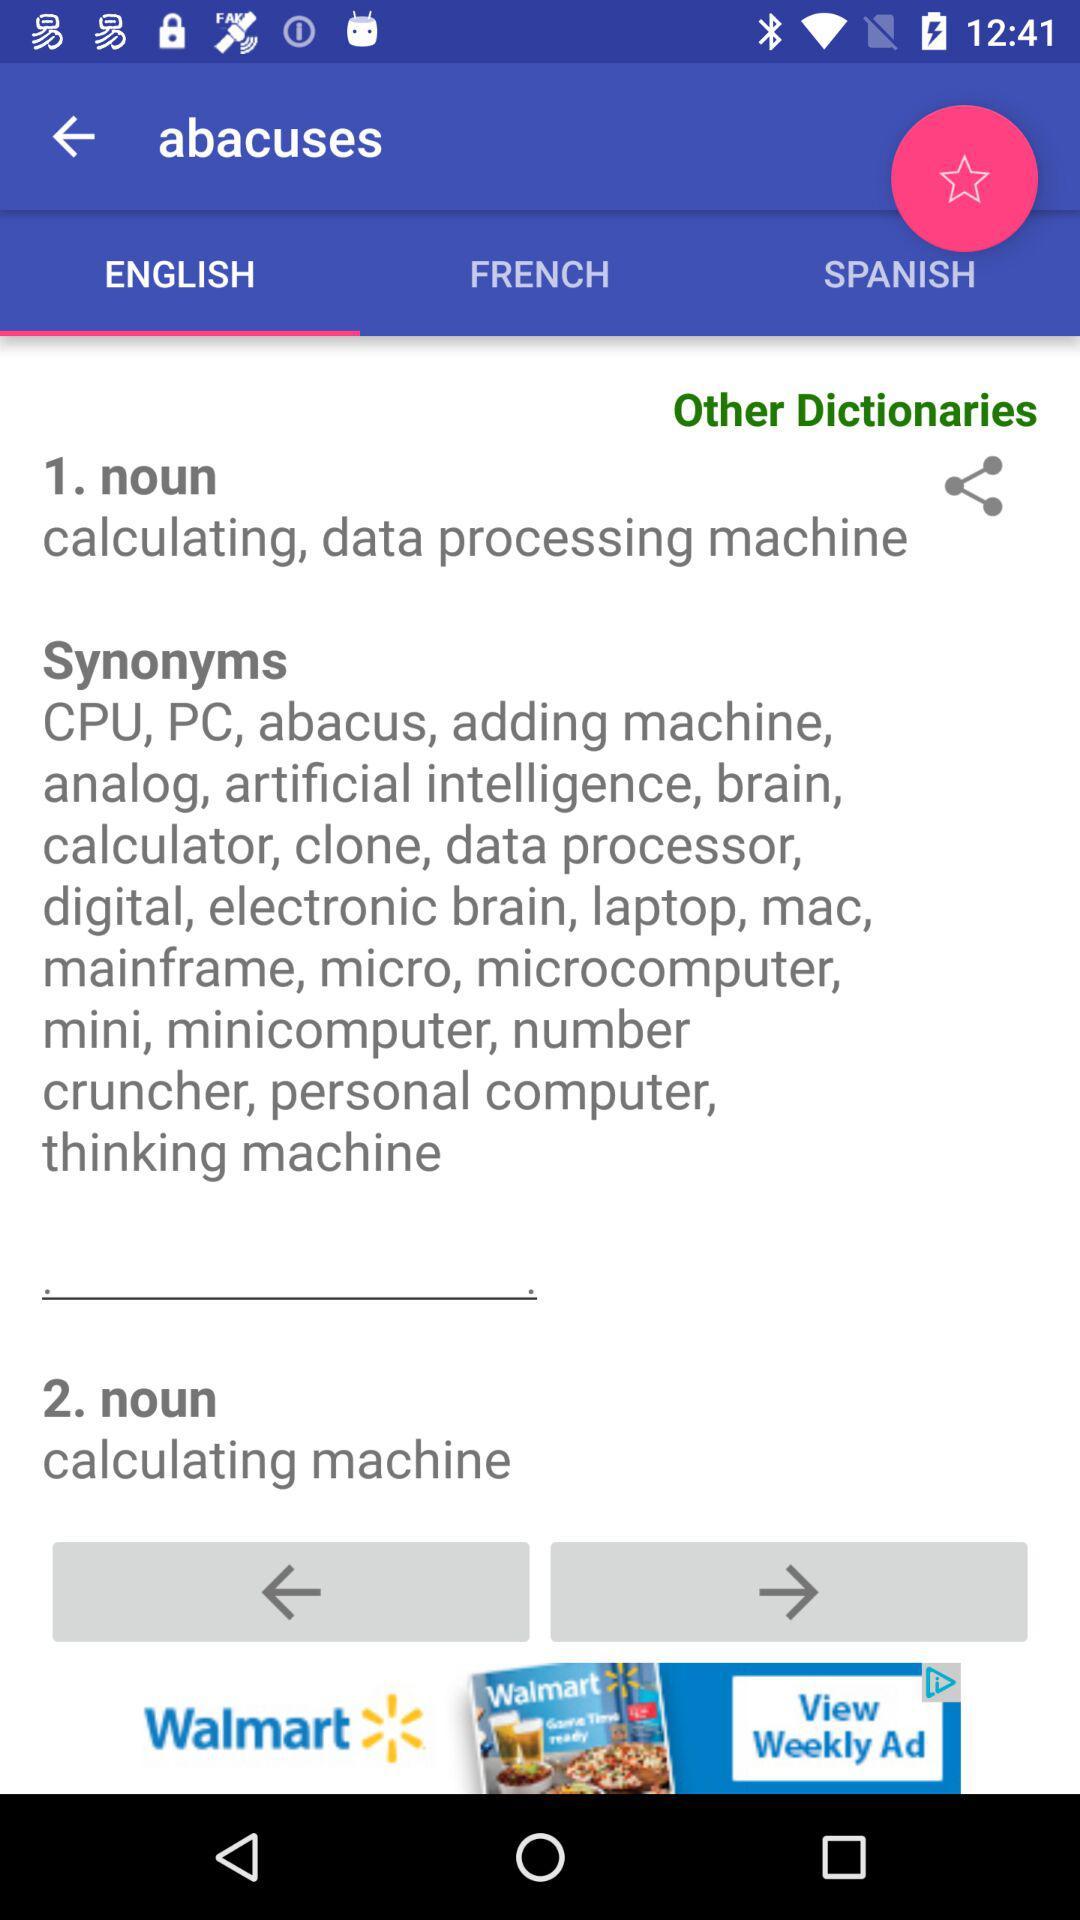 This screenshot has width=1080, height=1920. Describe the element at coordinates (969, 485) in the screenshot. I see `share` at that location.